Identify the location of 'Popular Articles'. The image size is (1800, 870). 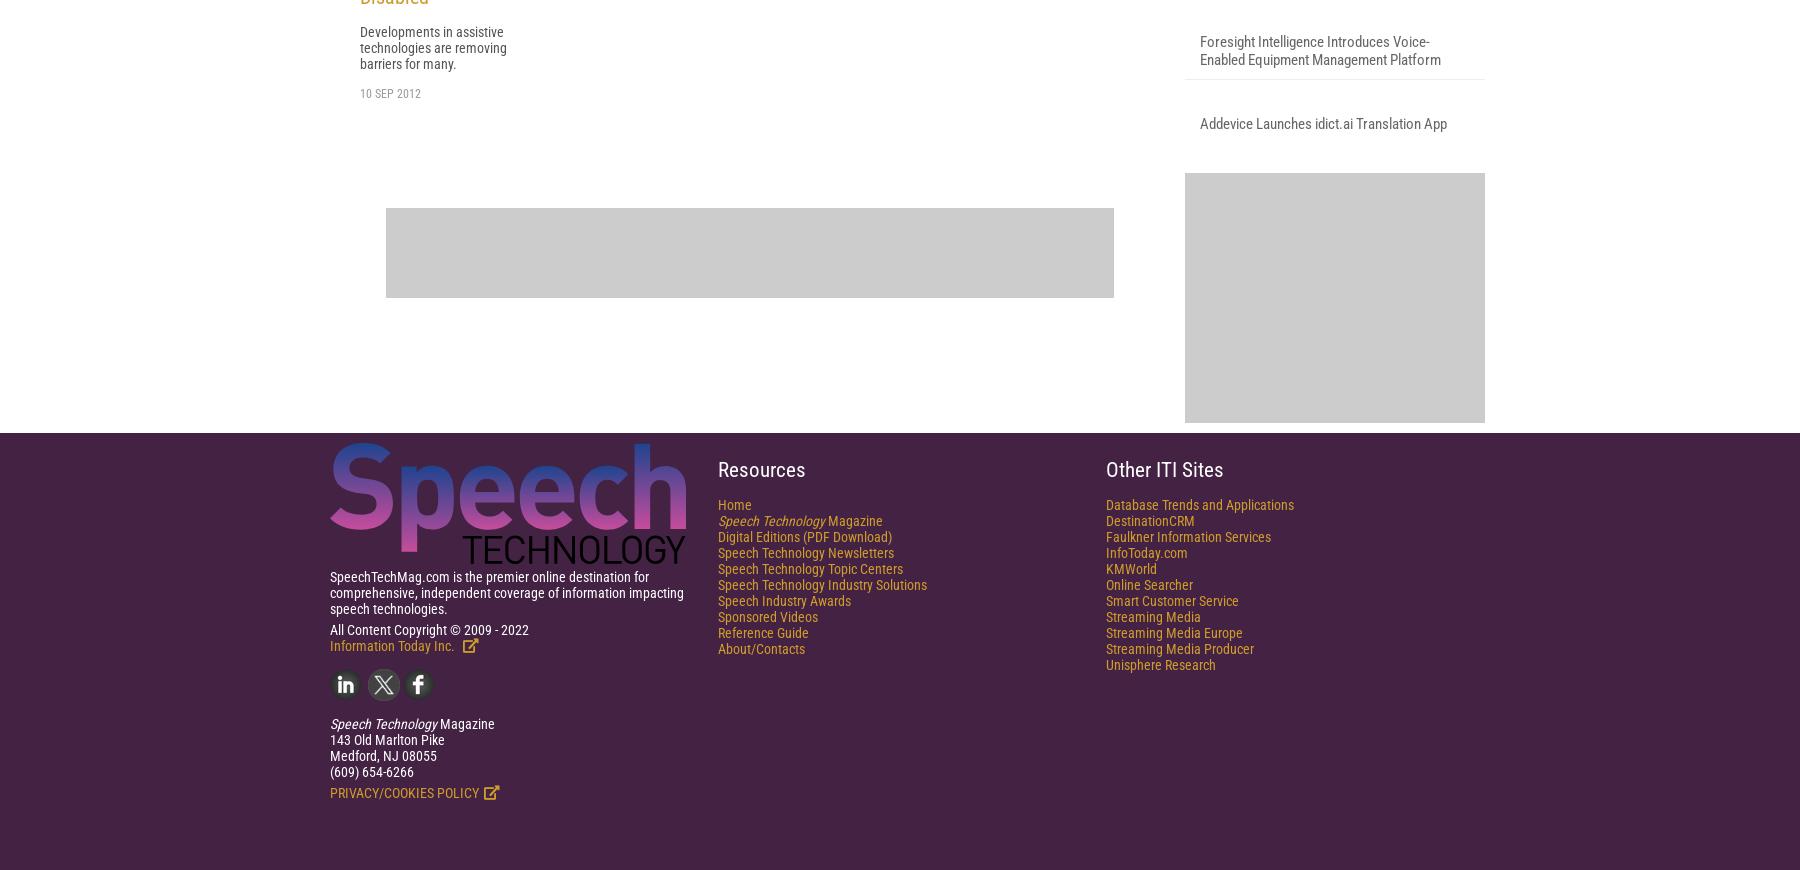
(1279, 96).